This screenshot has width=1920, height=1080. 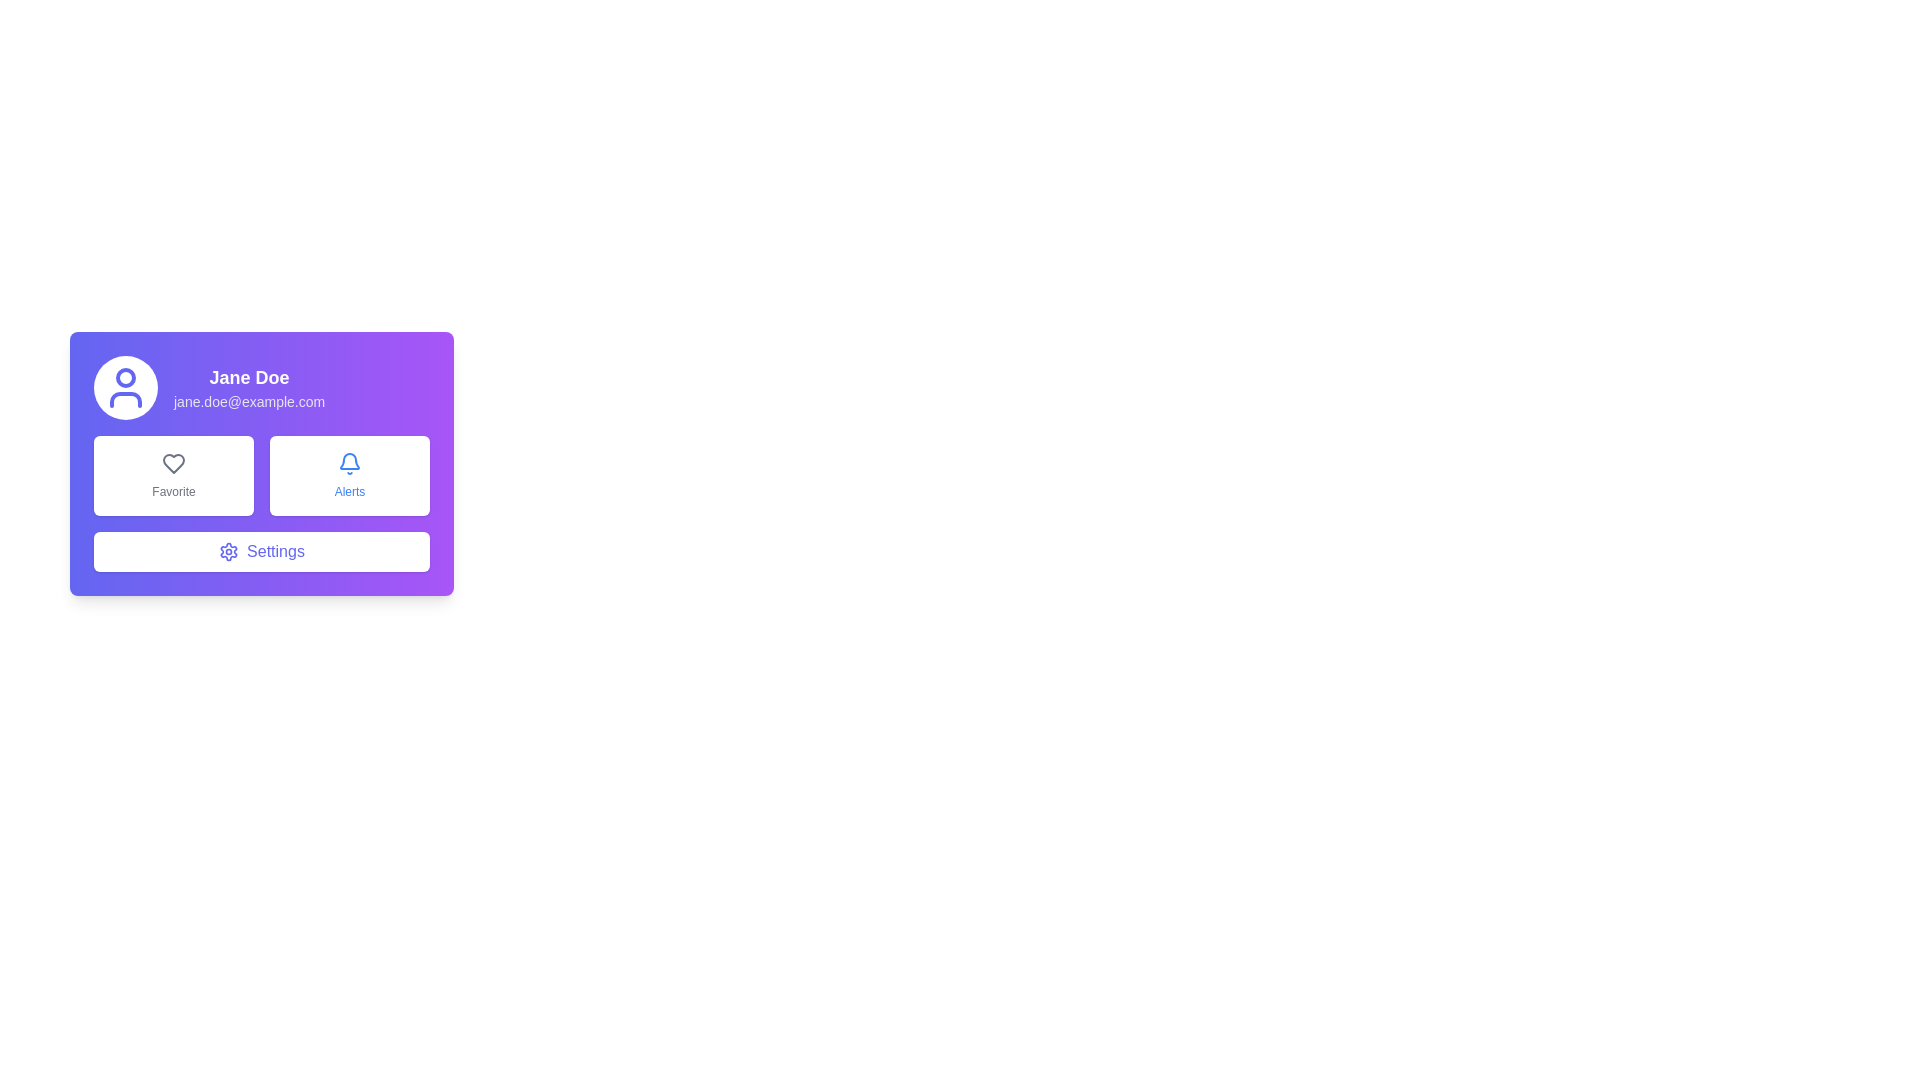 What do you see at coordinates (274, 551) in the screenshot?
I see `the 'Settings' text label, which is a blue text component located next to a gear icon at the bottom of the profile card interface` at bounding box center [274, 551].